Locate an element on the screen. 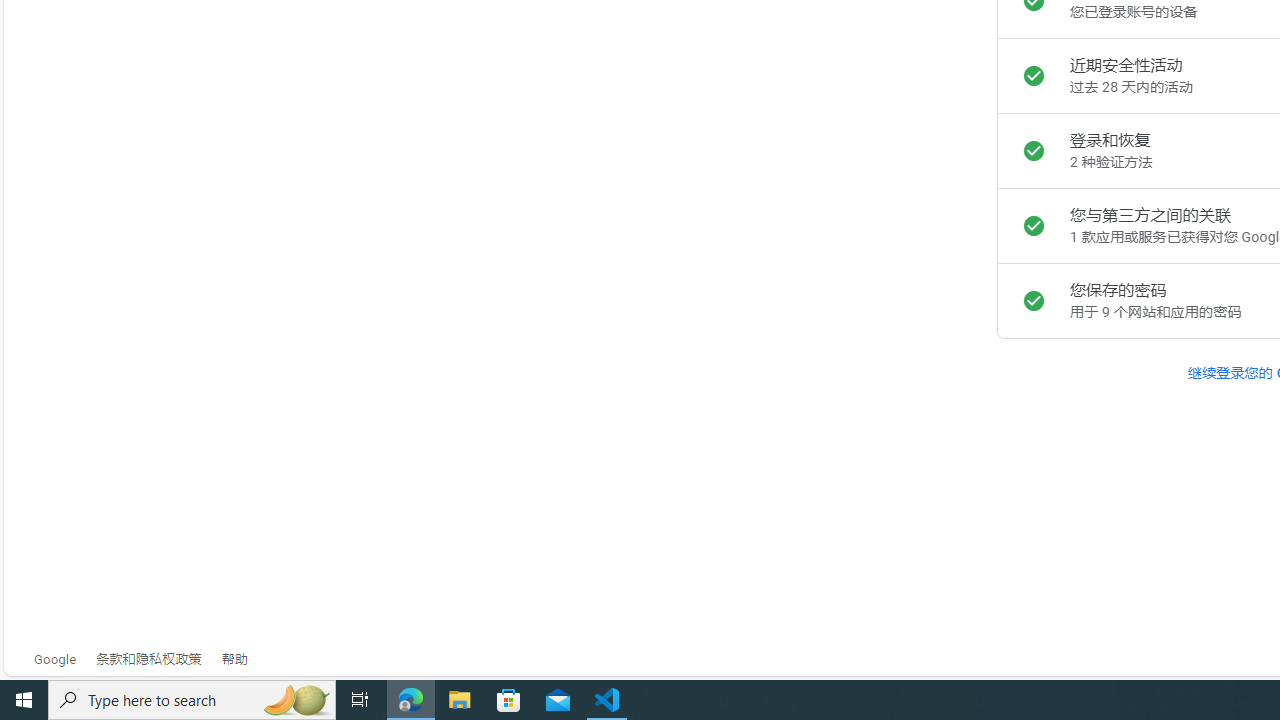 This screenshot has height=720, width=1280. 'Visual Studio Code - 1 running window' is located at coordinates (606, 698).